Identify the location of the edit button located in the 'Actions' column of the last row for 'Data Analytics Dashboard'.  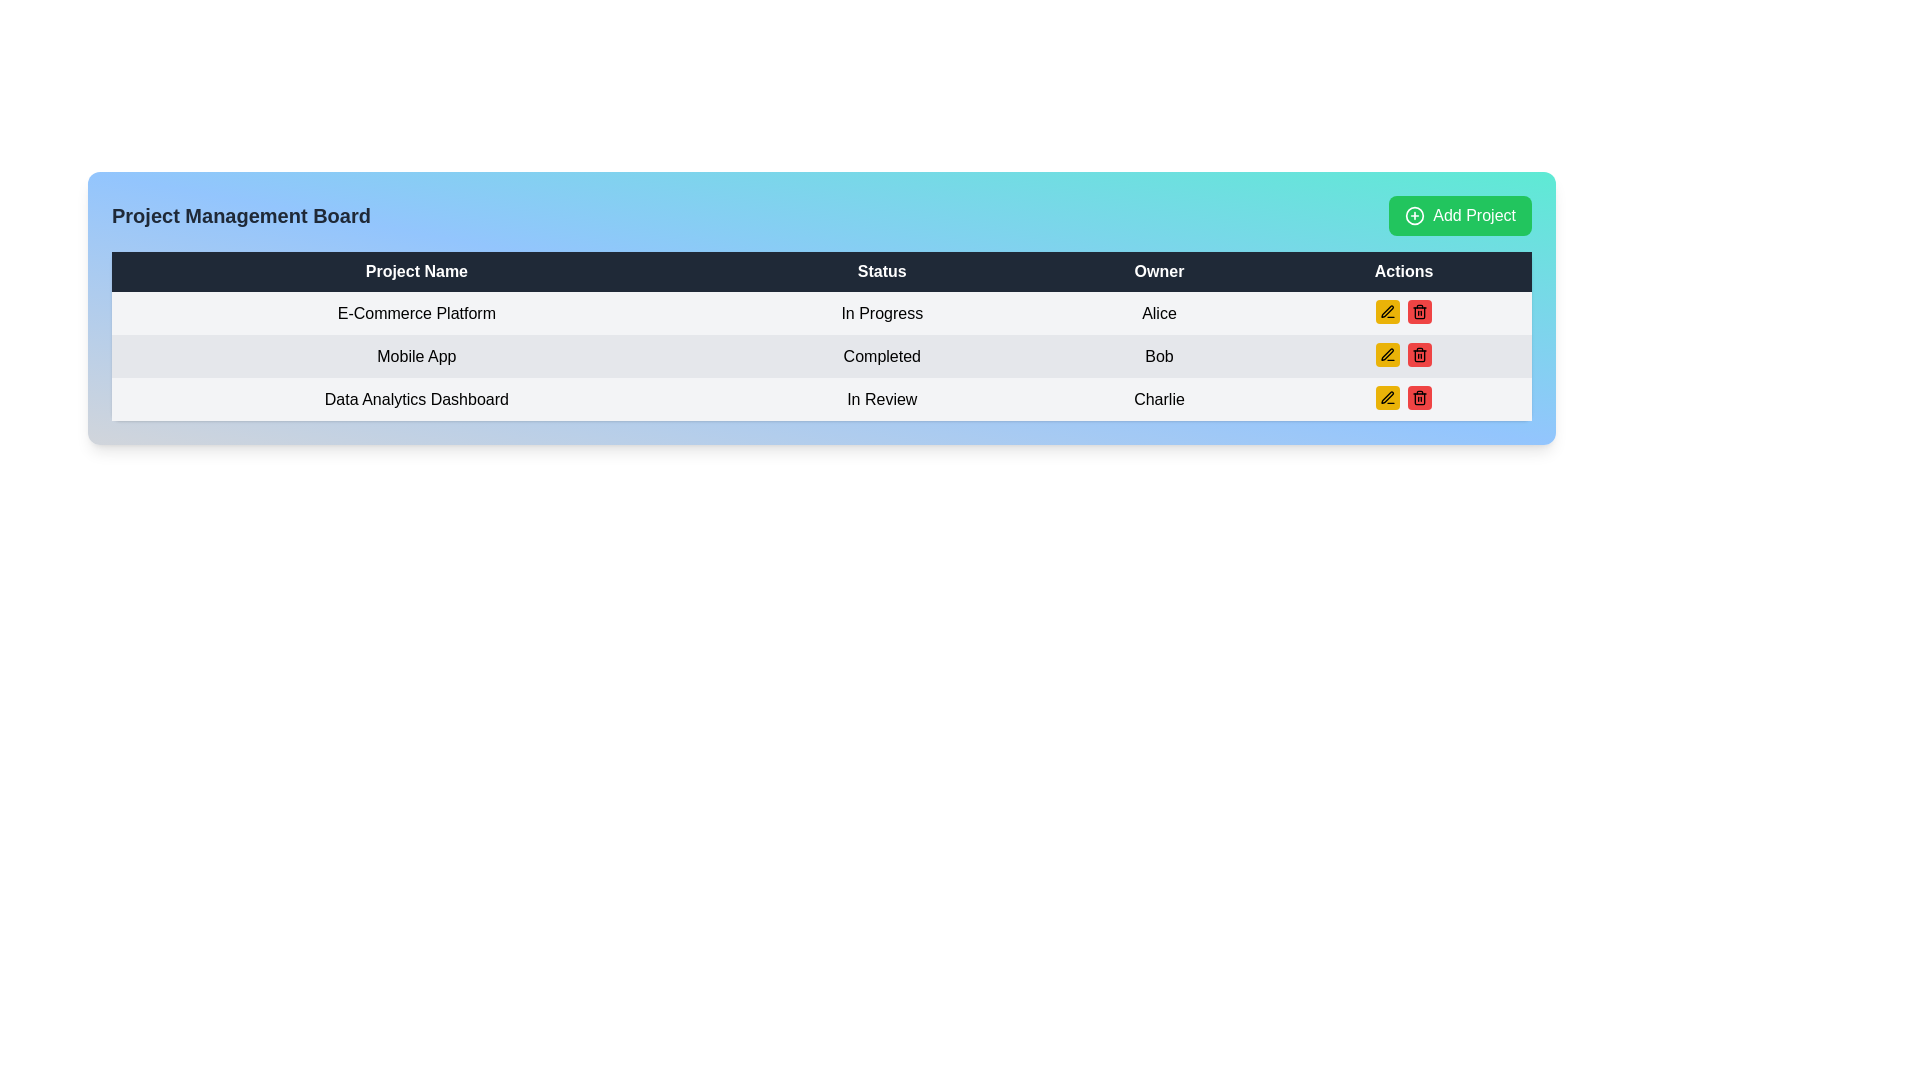
(1386, 397).